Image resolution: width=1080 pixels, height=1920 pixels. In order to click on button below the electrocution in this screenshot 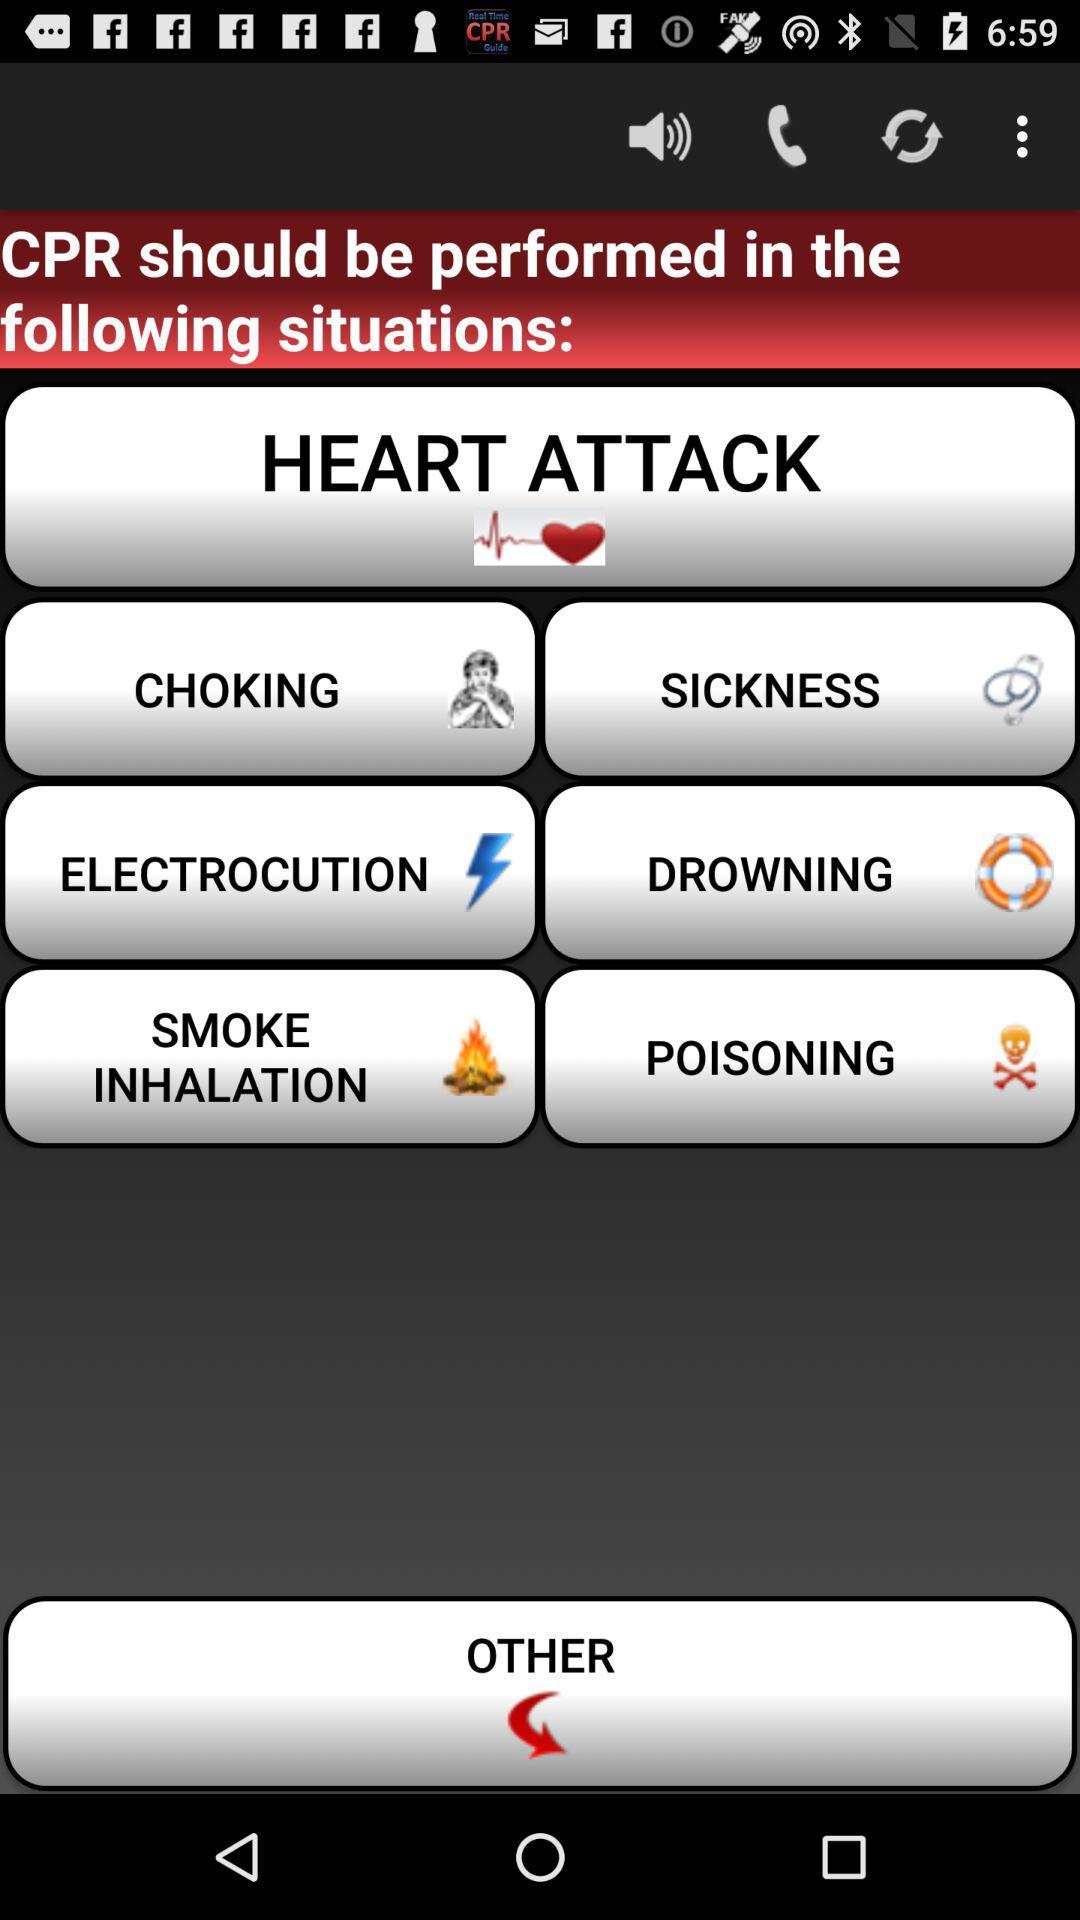, I will do `click(270, 1055)`.